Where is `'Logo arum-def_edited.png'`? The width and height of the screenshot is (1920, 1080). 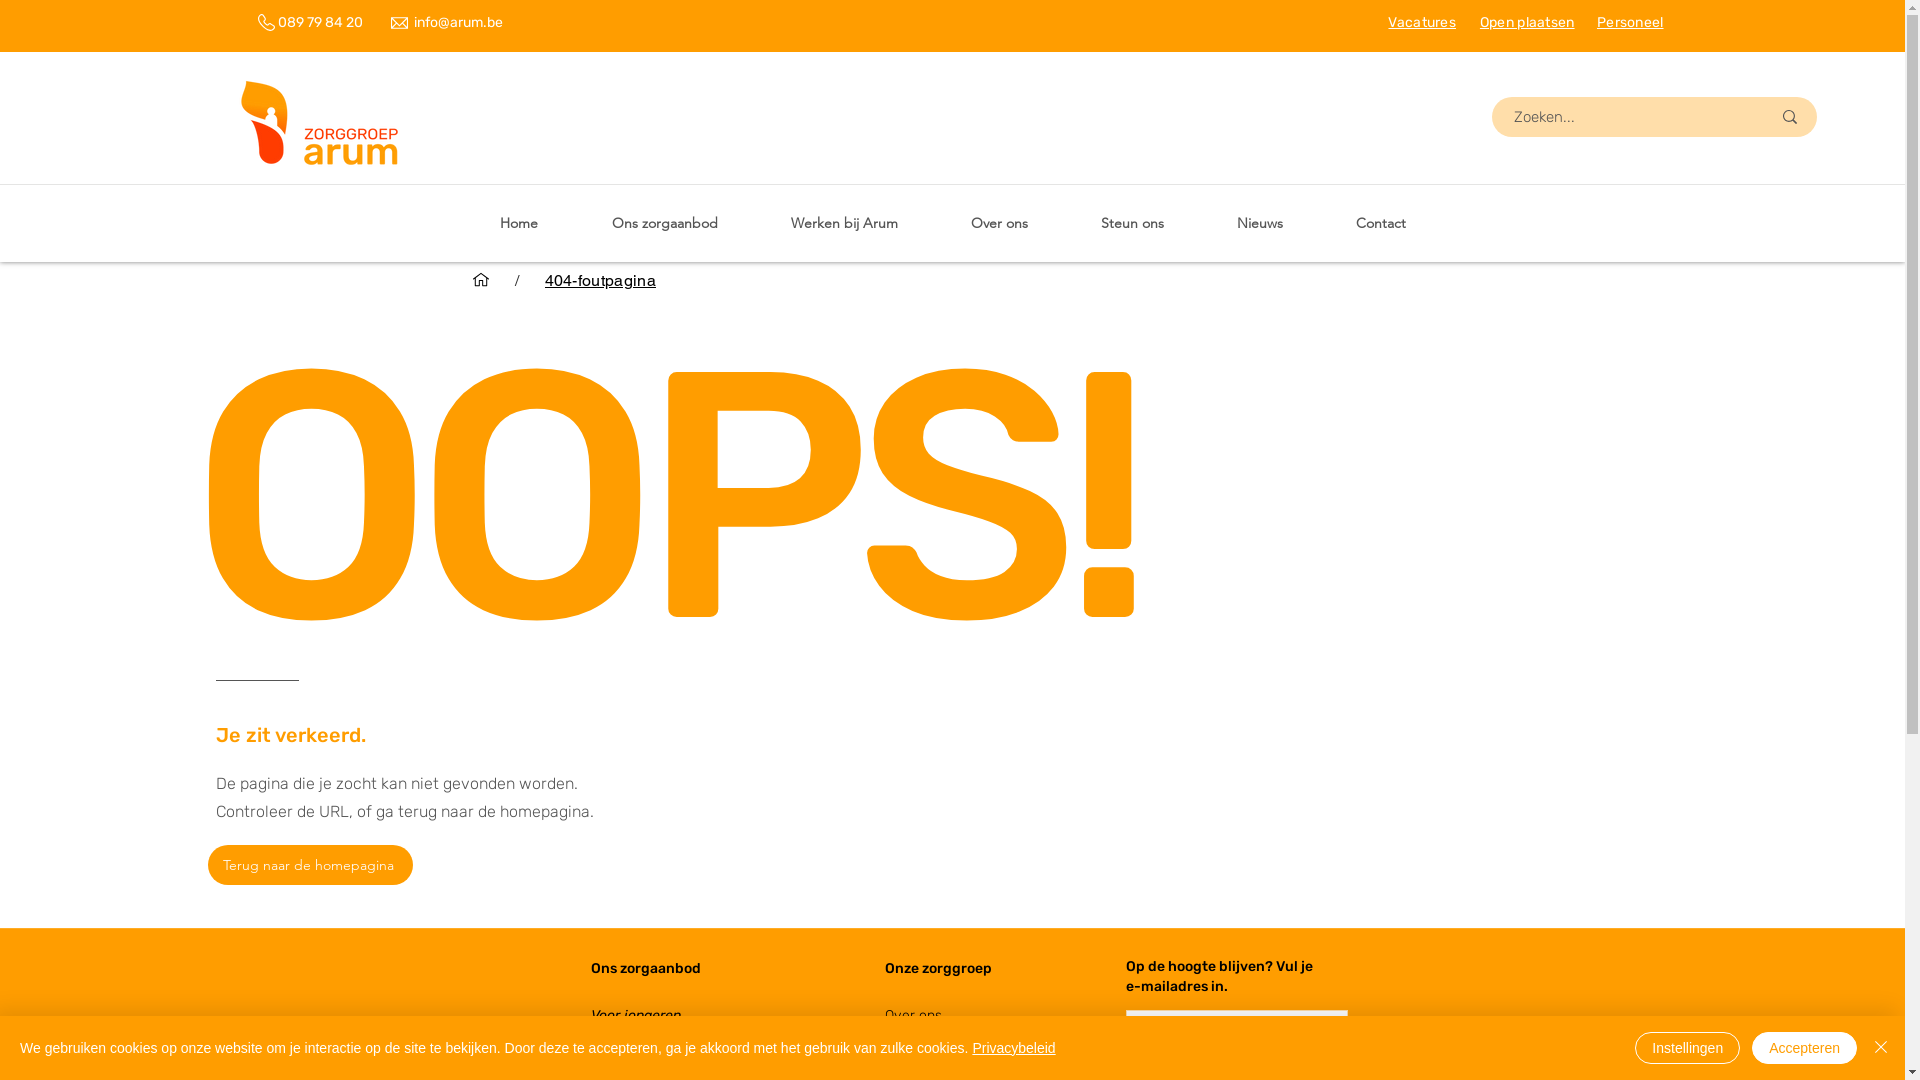 'Logo arum-def_edited.png' is located at coordinates (320, 126).